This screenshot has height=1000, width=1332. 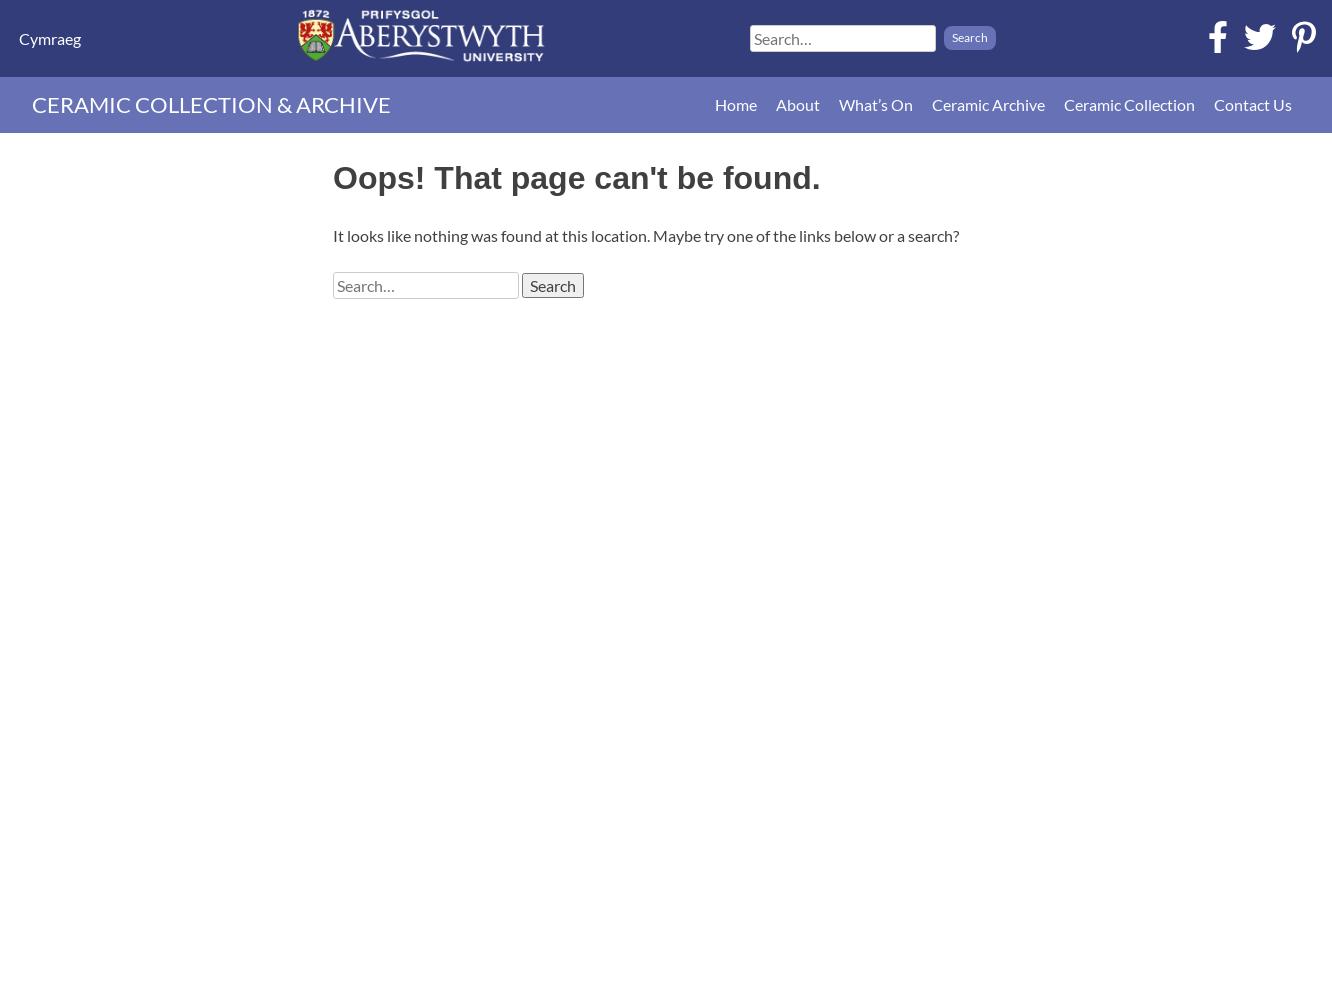 I want to click on 'What’s On', so click(x=875, y=102).